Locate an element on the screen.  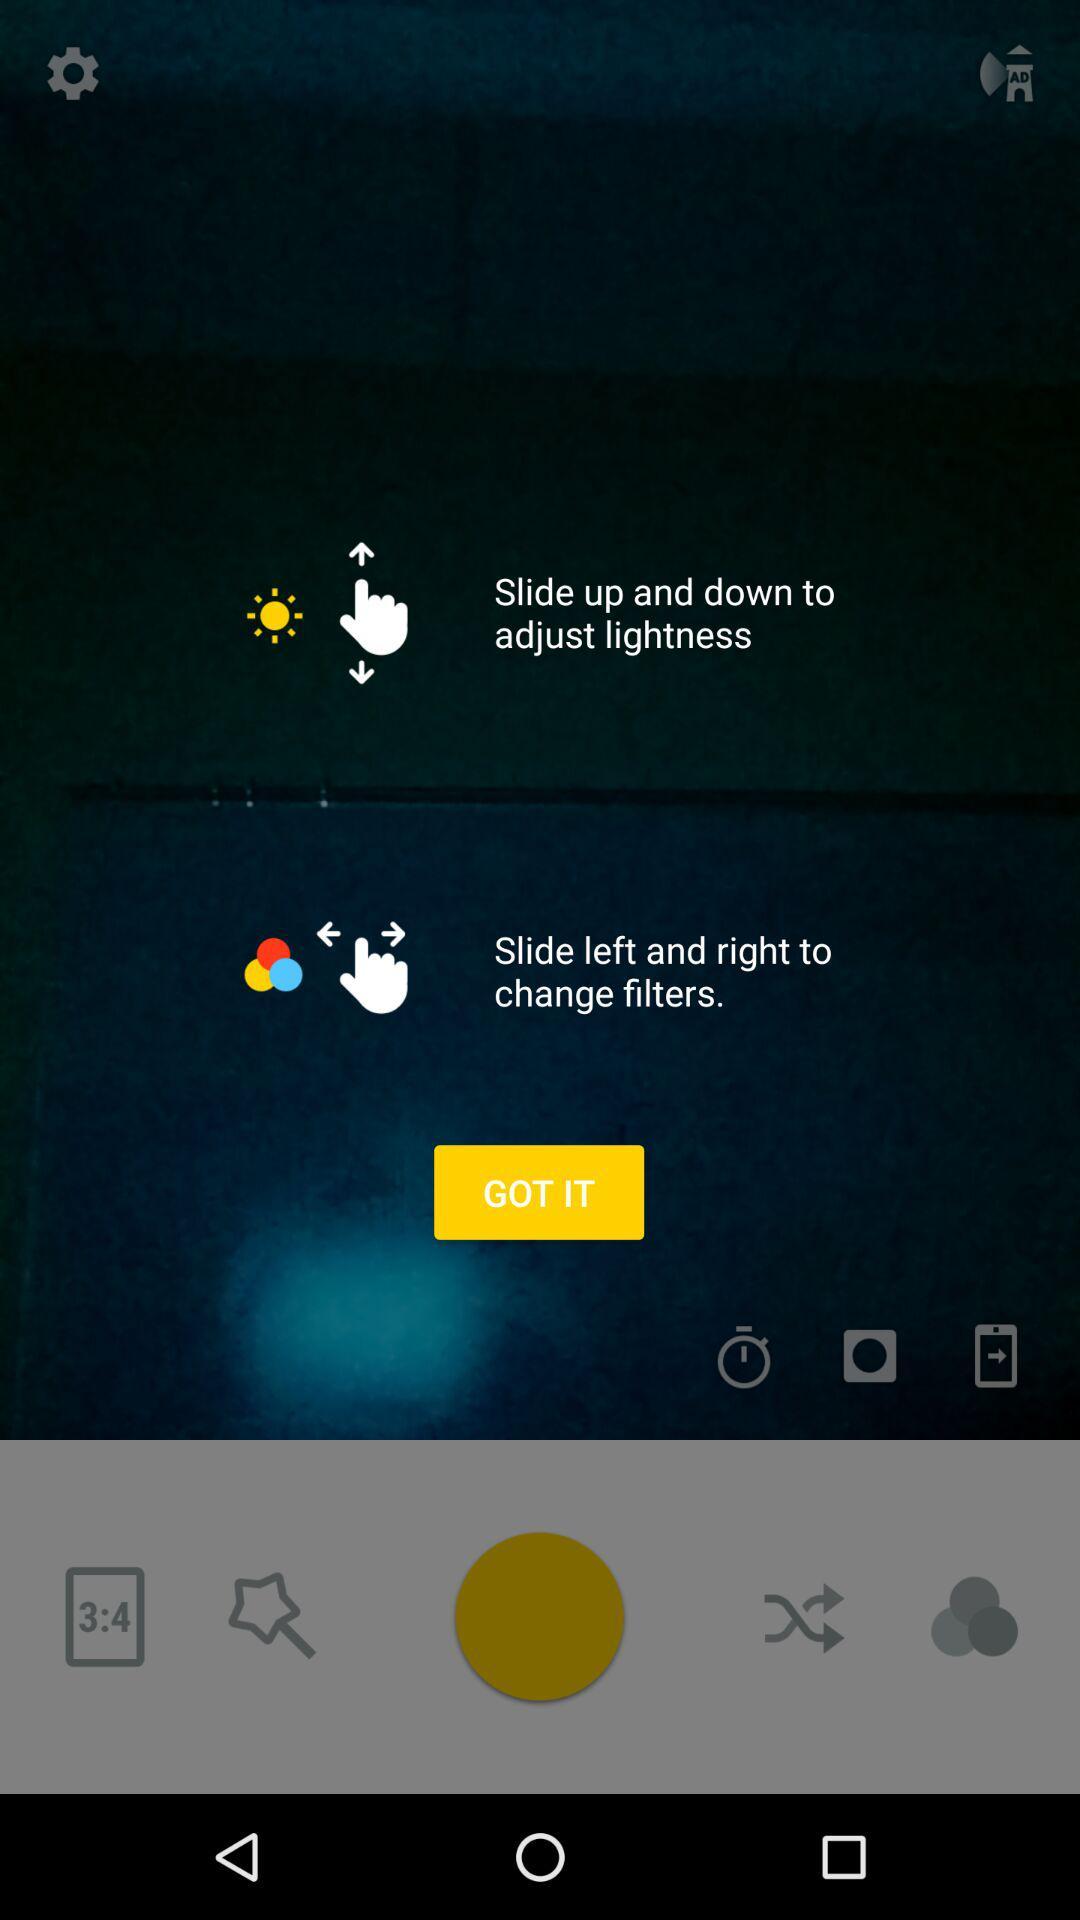
adv link is located at coordinates (974, 1617).